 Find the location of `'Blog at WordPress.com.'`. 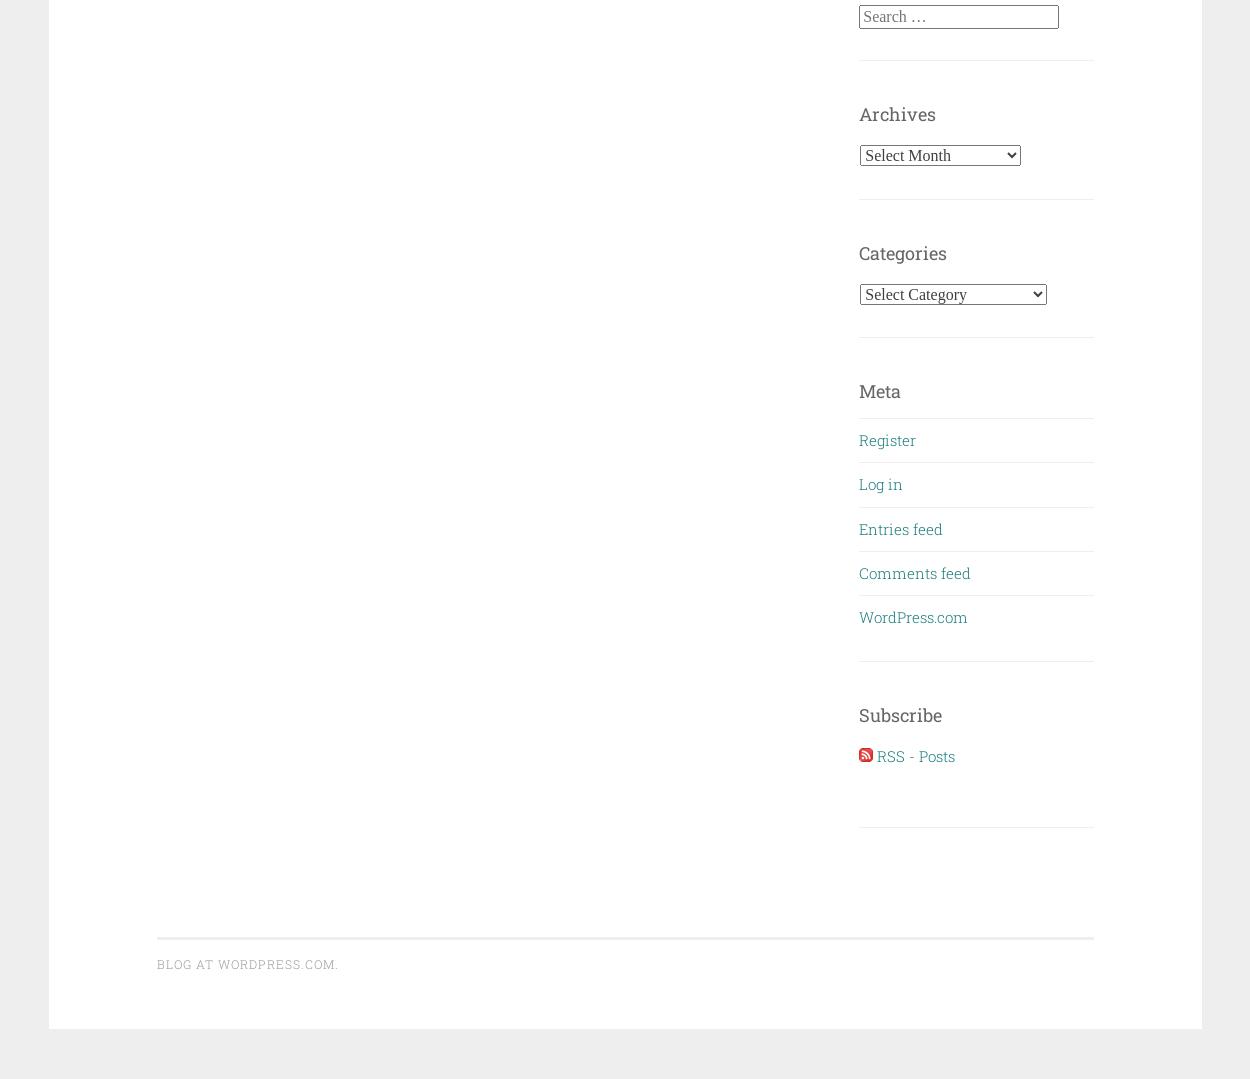

'Blog at WordPress.com.' is located at coordinates (246, 962).